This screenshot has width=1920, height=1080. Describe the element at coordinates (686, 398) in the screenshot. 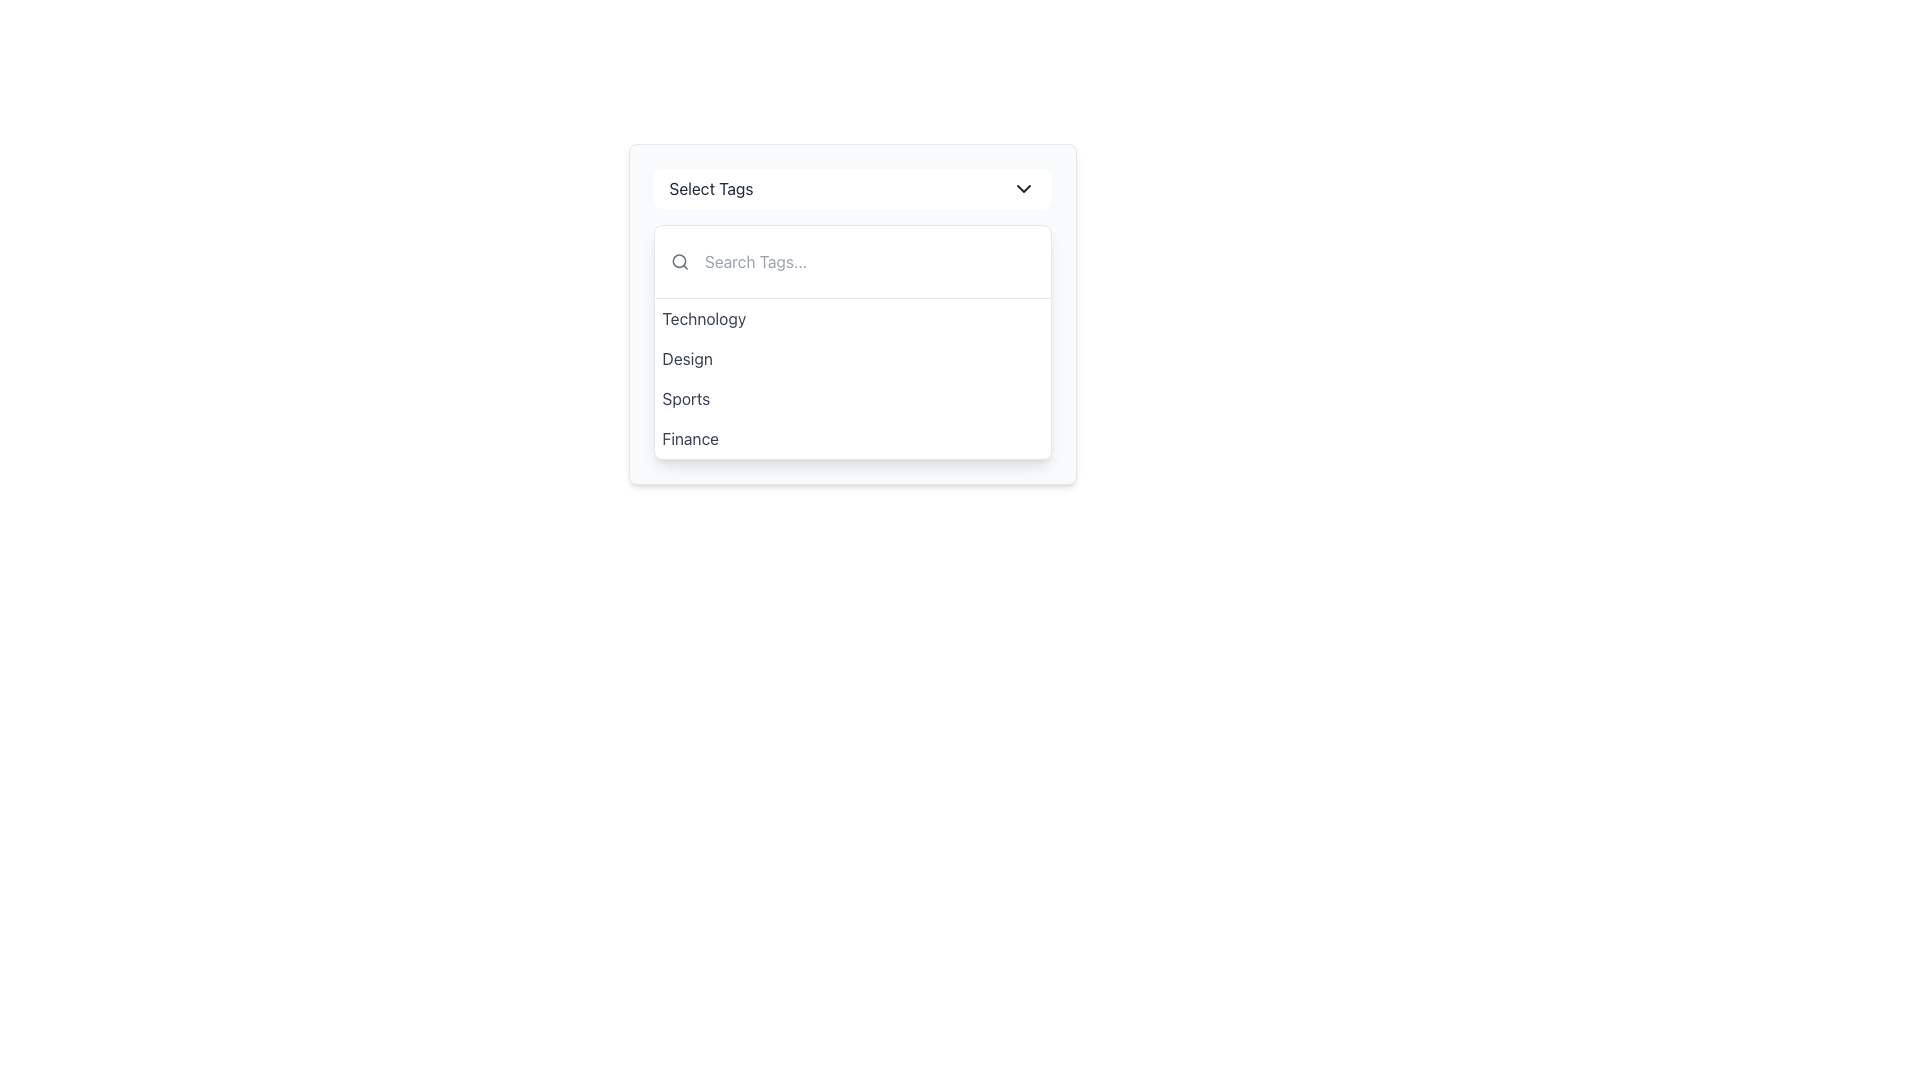

I see `the 'Sports' category in the dropdown menu` at that location.